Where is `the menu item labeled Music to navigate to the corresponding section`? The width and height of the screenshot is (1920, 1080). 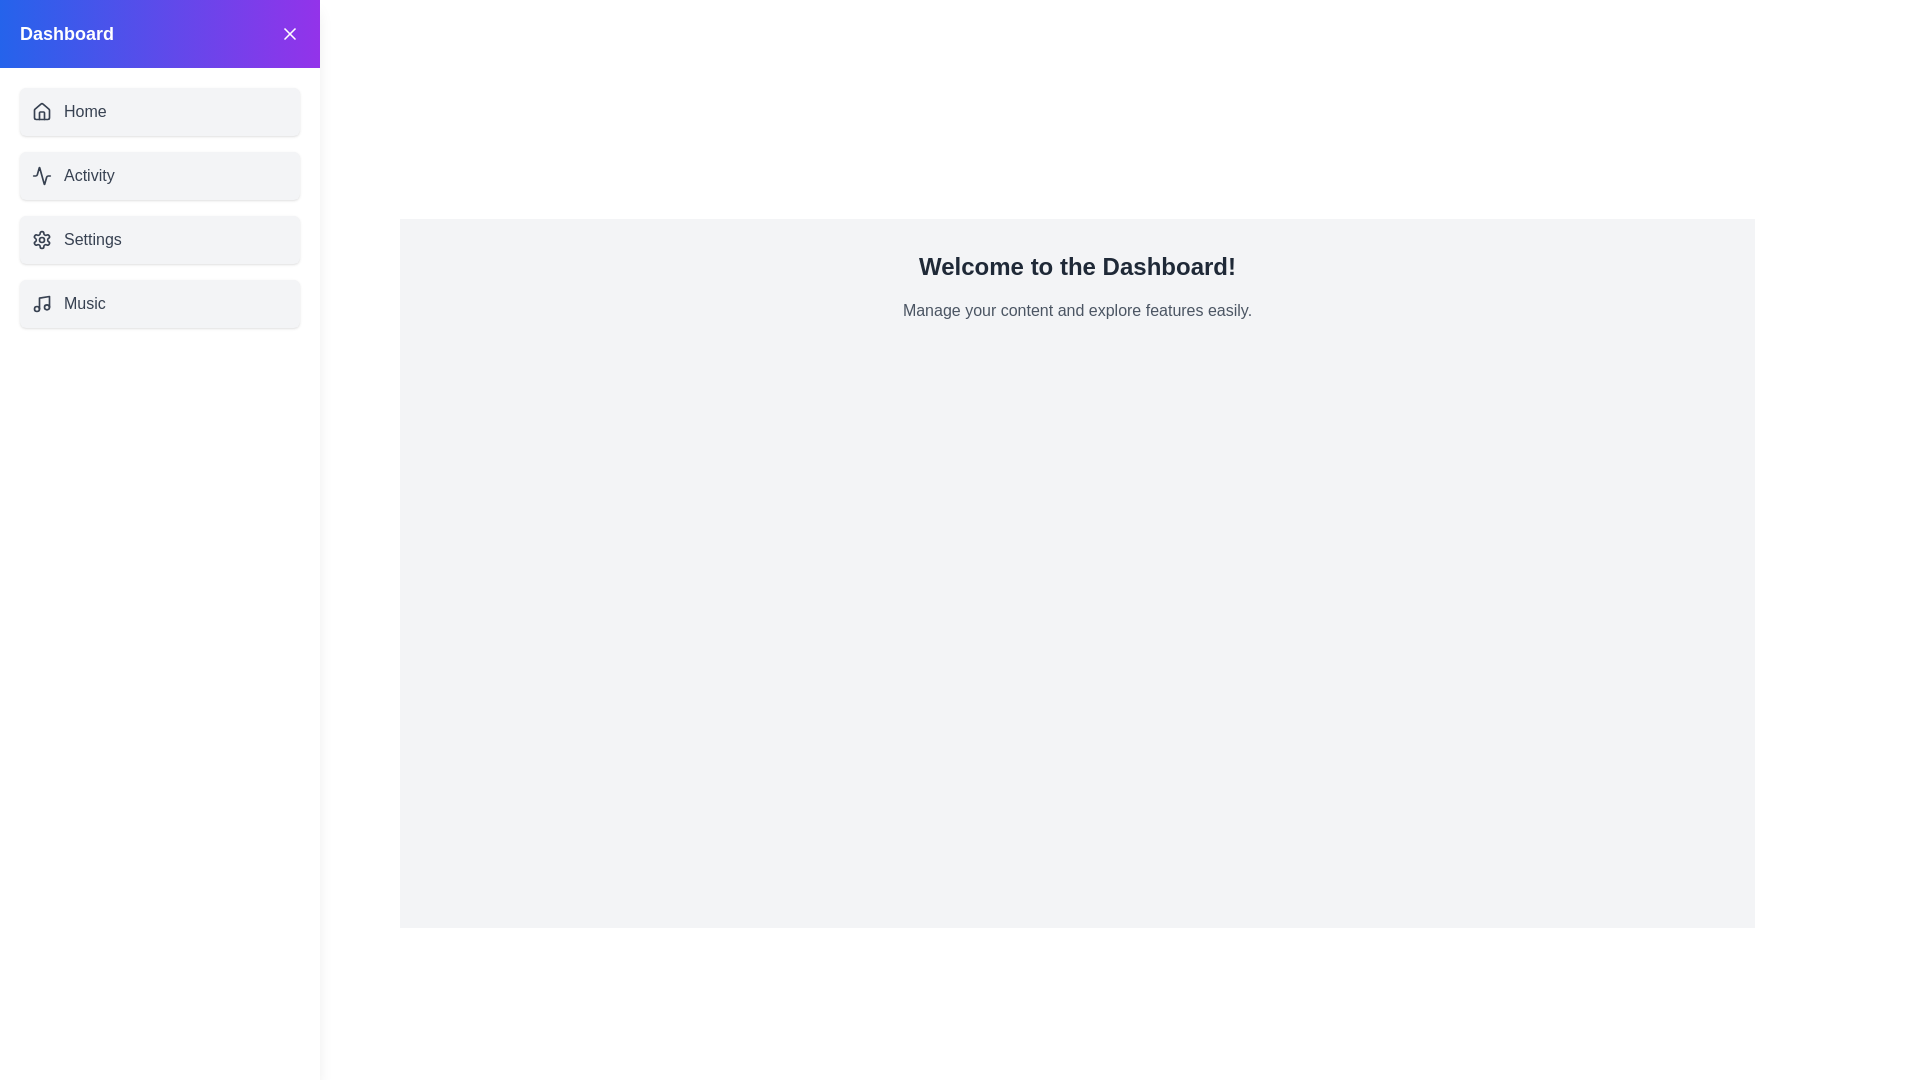 the menu item labeled Music to navigate to the corresponding section is located at coordinates (158, 304).